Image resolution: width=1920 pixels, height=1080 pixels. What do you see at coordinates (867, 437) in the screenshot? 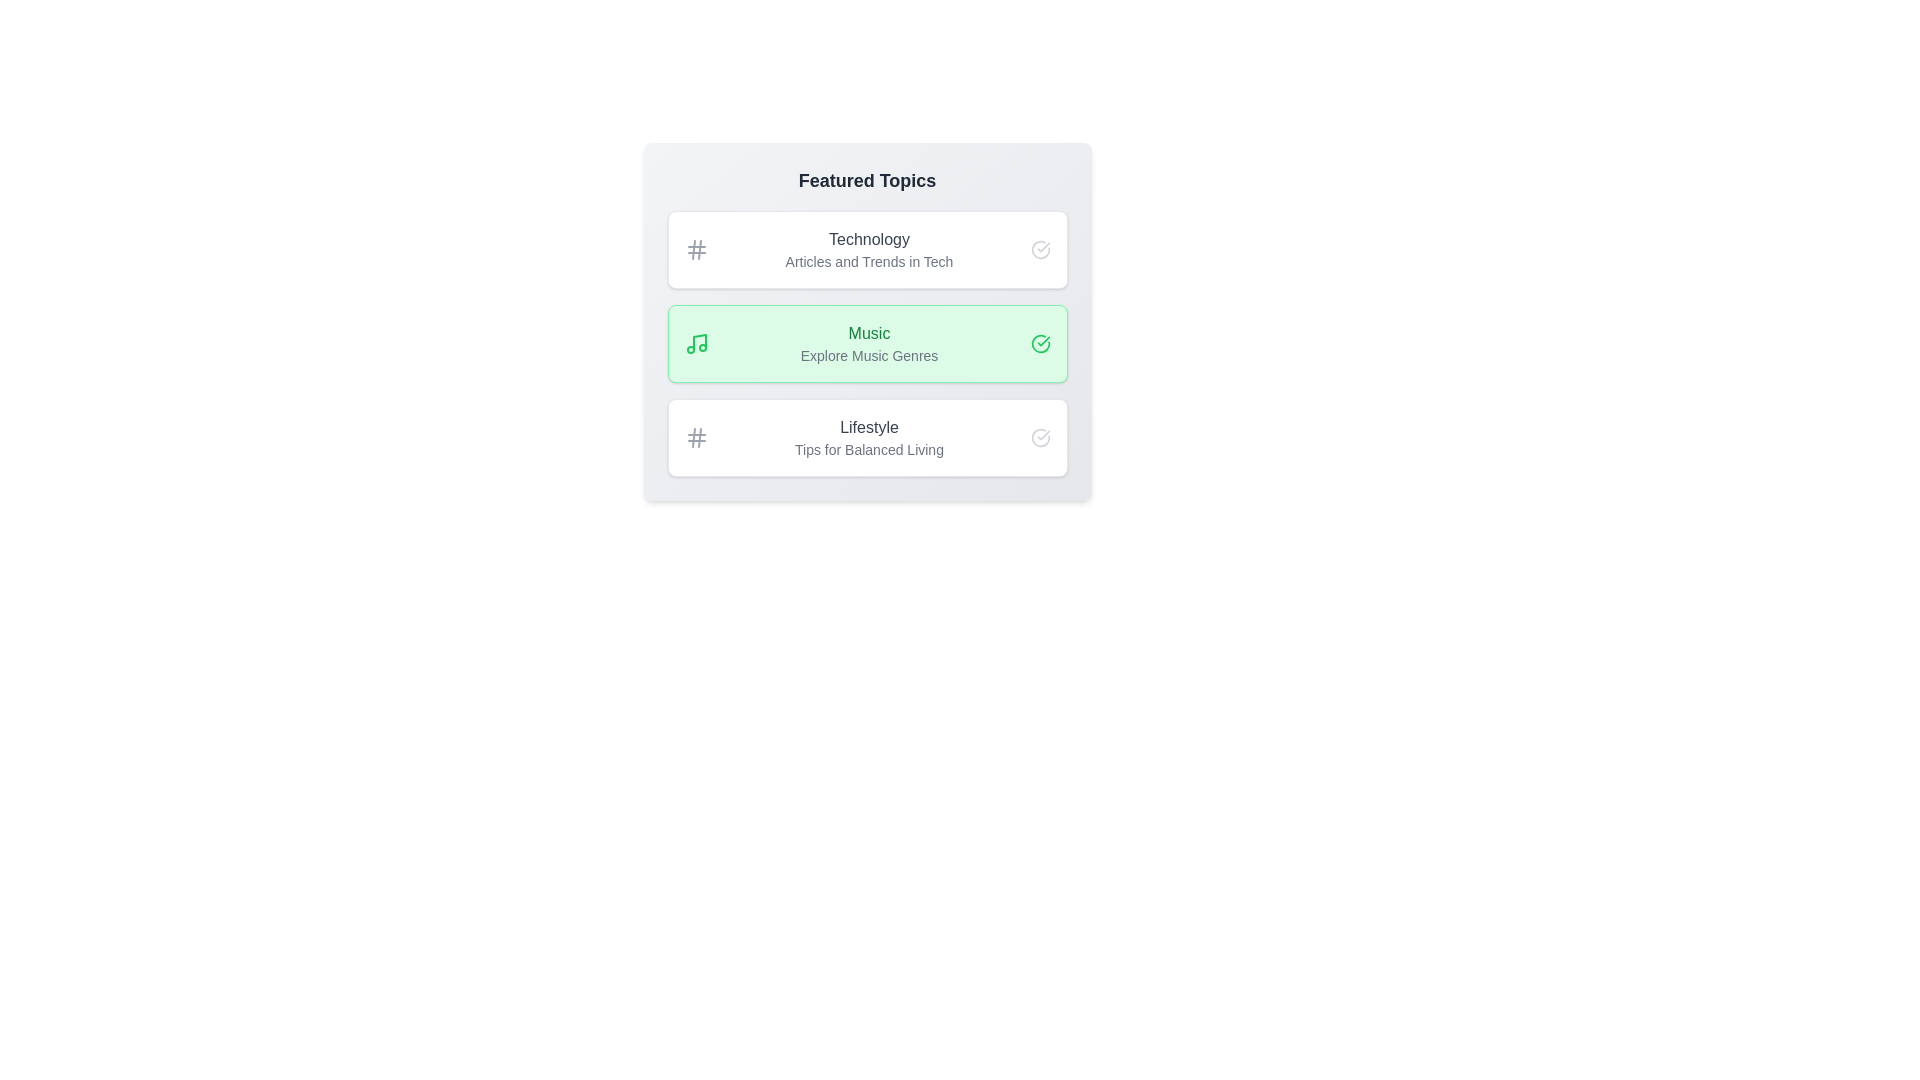
I see `the chip labeled Lifestyle` at bounding box center [867, 437].